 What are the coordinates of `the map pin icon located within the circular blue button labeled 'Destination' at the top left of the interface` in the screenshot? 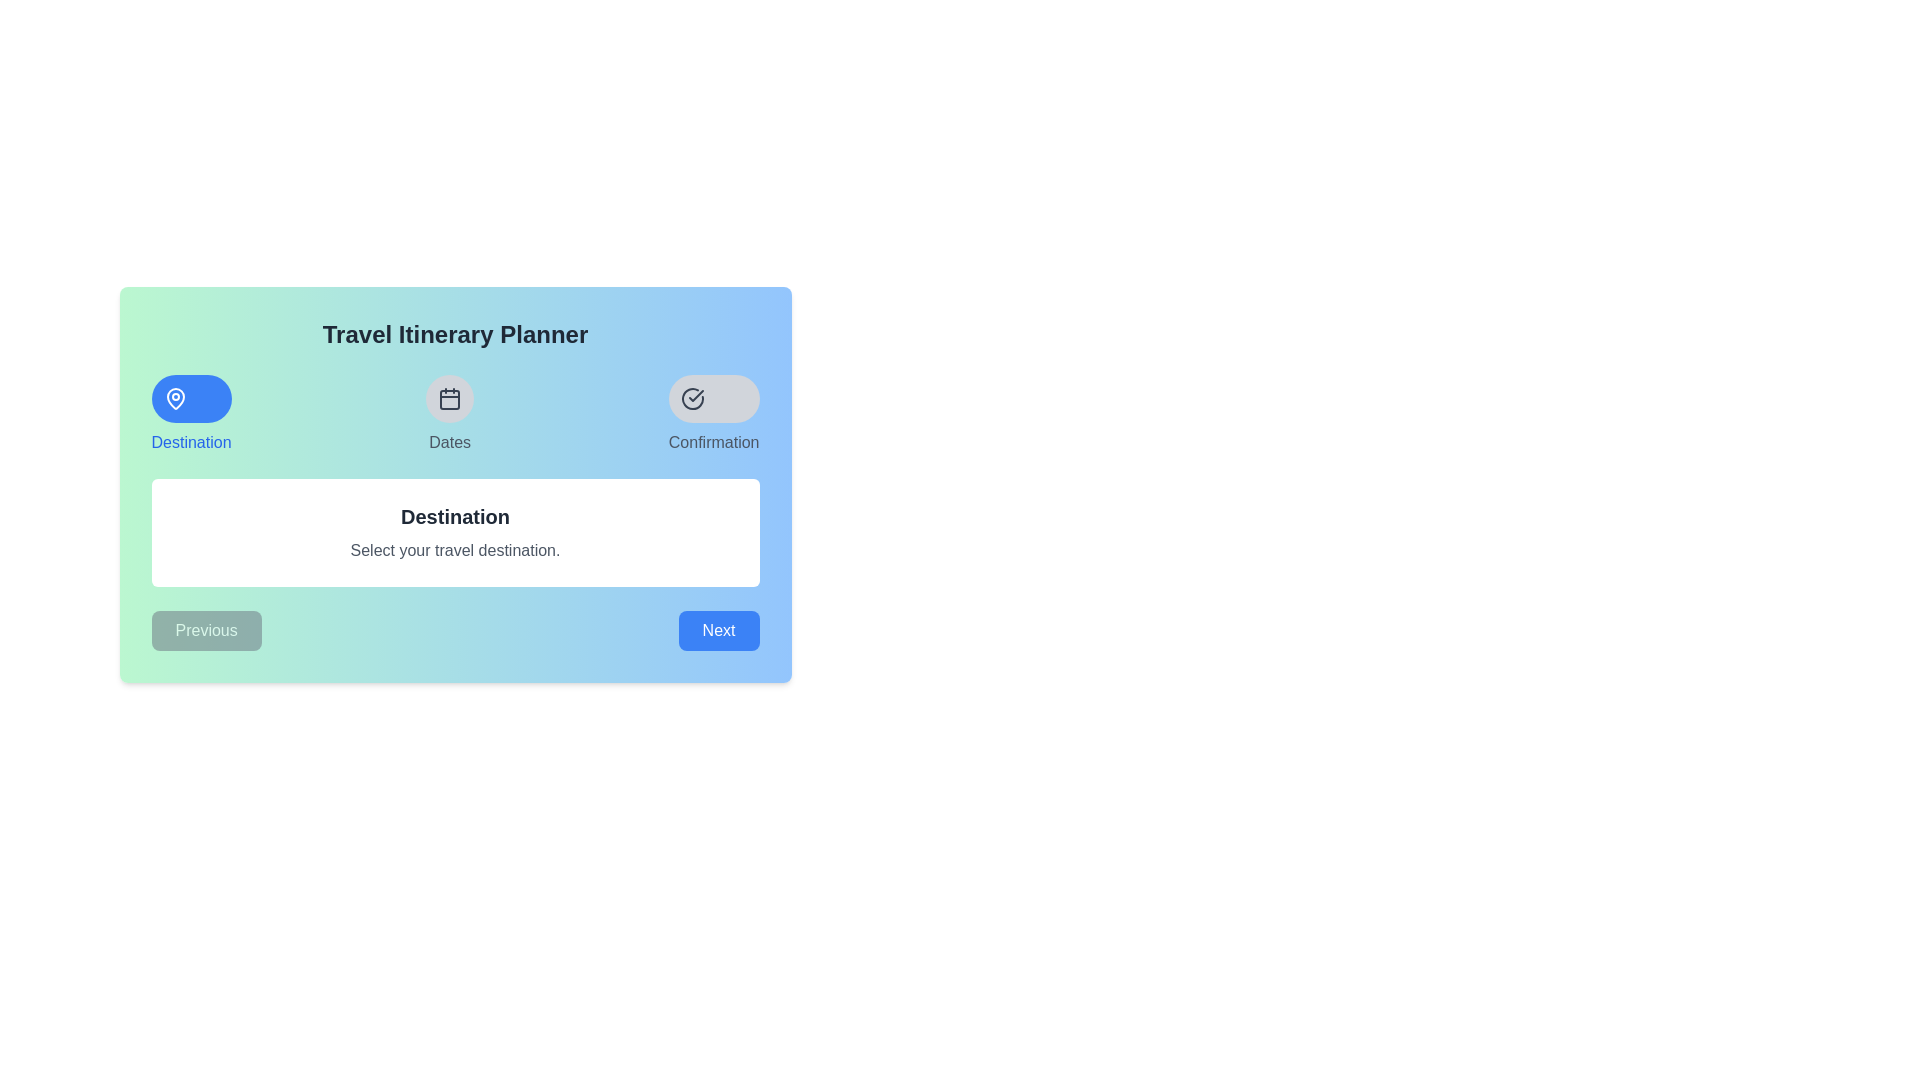 It's located at (175, 398).